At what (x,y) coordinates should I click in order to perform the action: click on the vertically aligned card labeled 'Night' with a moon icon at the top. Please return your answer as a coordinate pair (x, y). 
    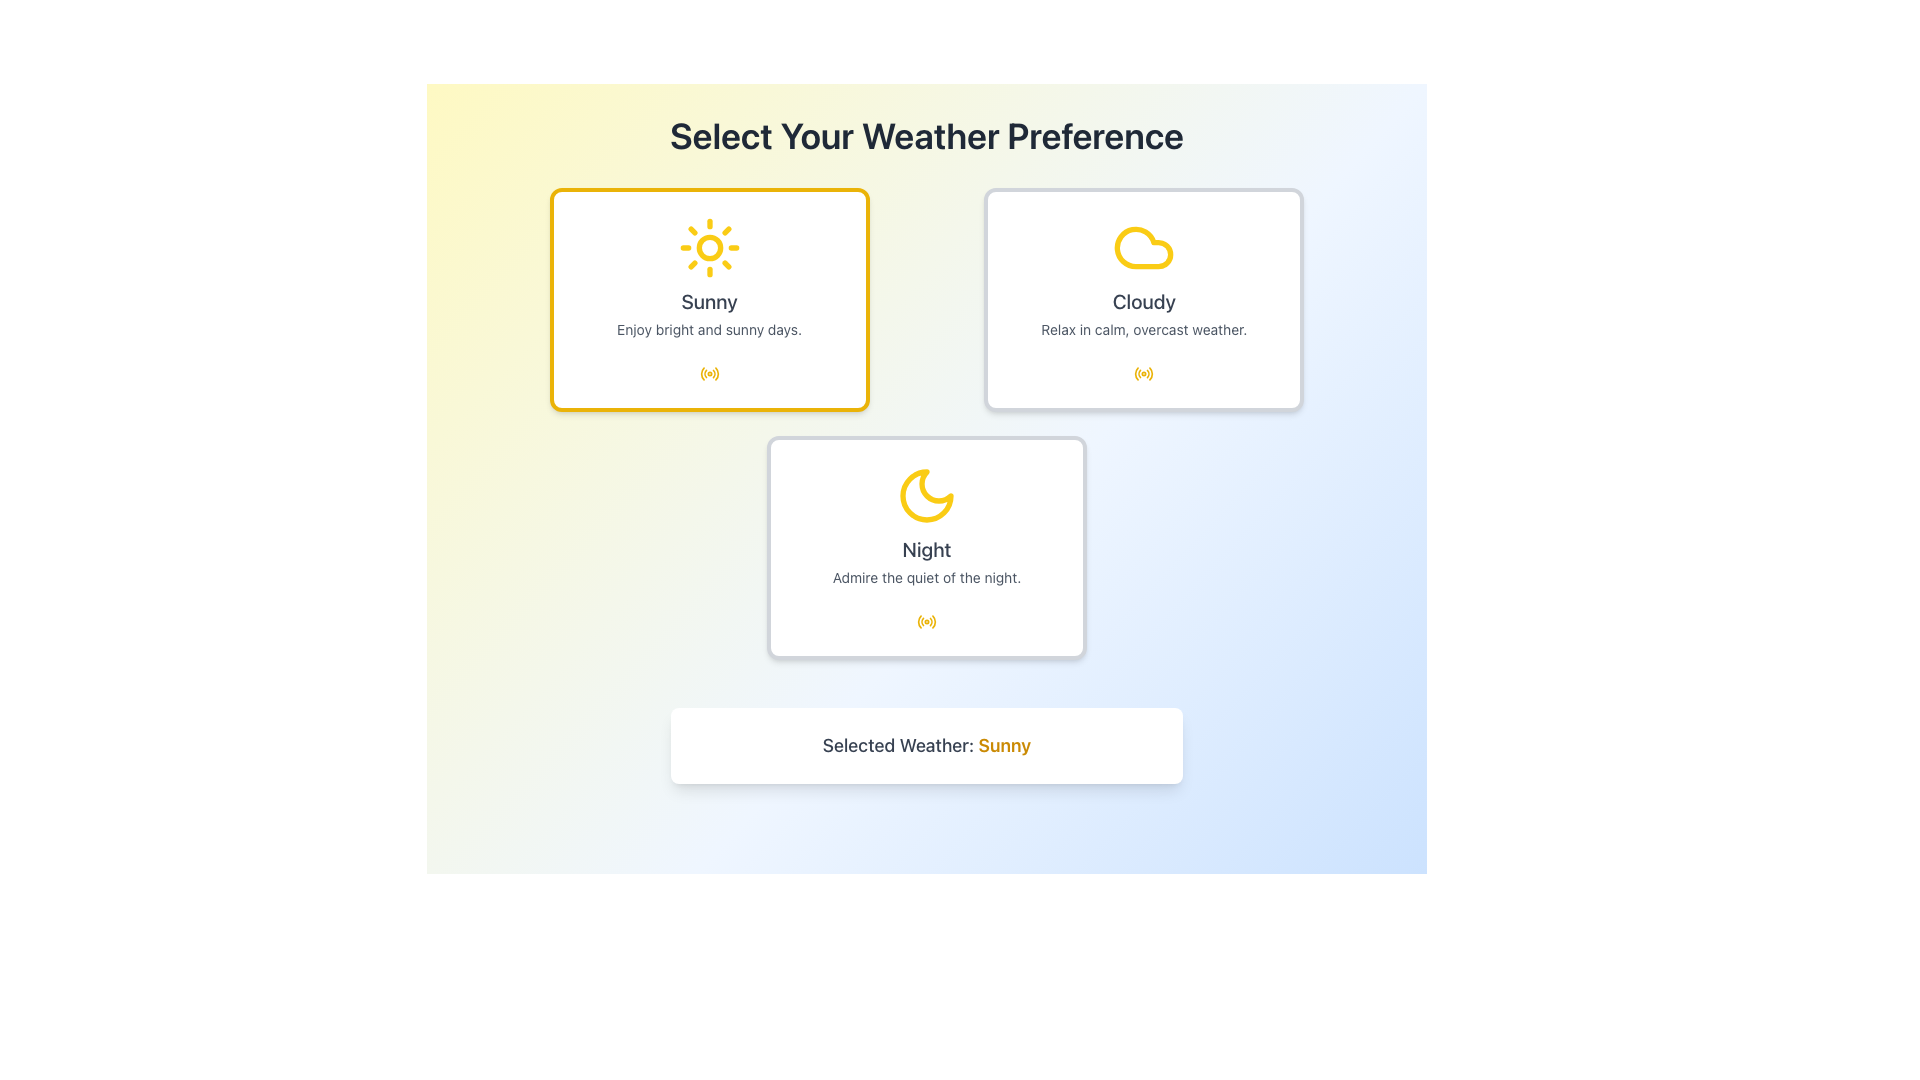
    Looking at the image, I should click on (925, 547).